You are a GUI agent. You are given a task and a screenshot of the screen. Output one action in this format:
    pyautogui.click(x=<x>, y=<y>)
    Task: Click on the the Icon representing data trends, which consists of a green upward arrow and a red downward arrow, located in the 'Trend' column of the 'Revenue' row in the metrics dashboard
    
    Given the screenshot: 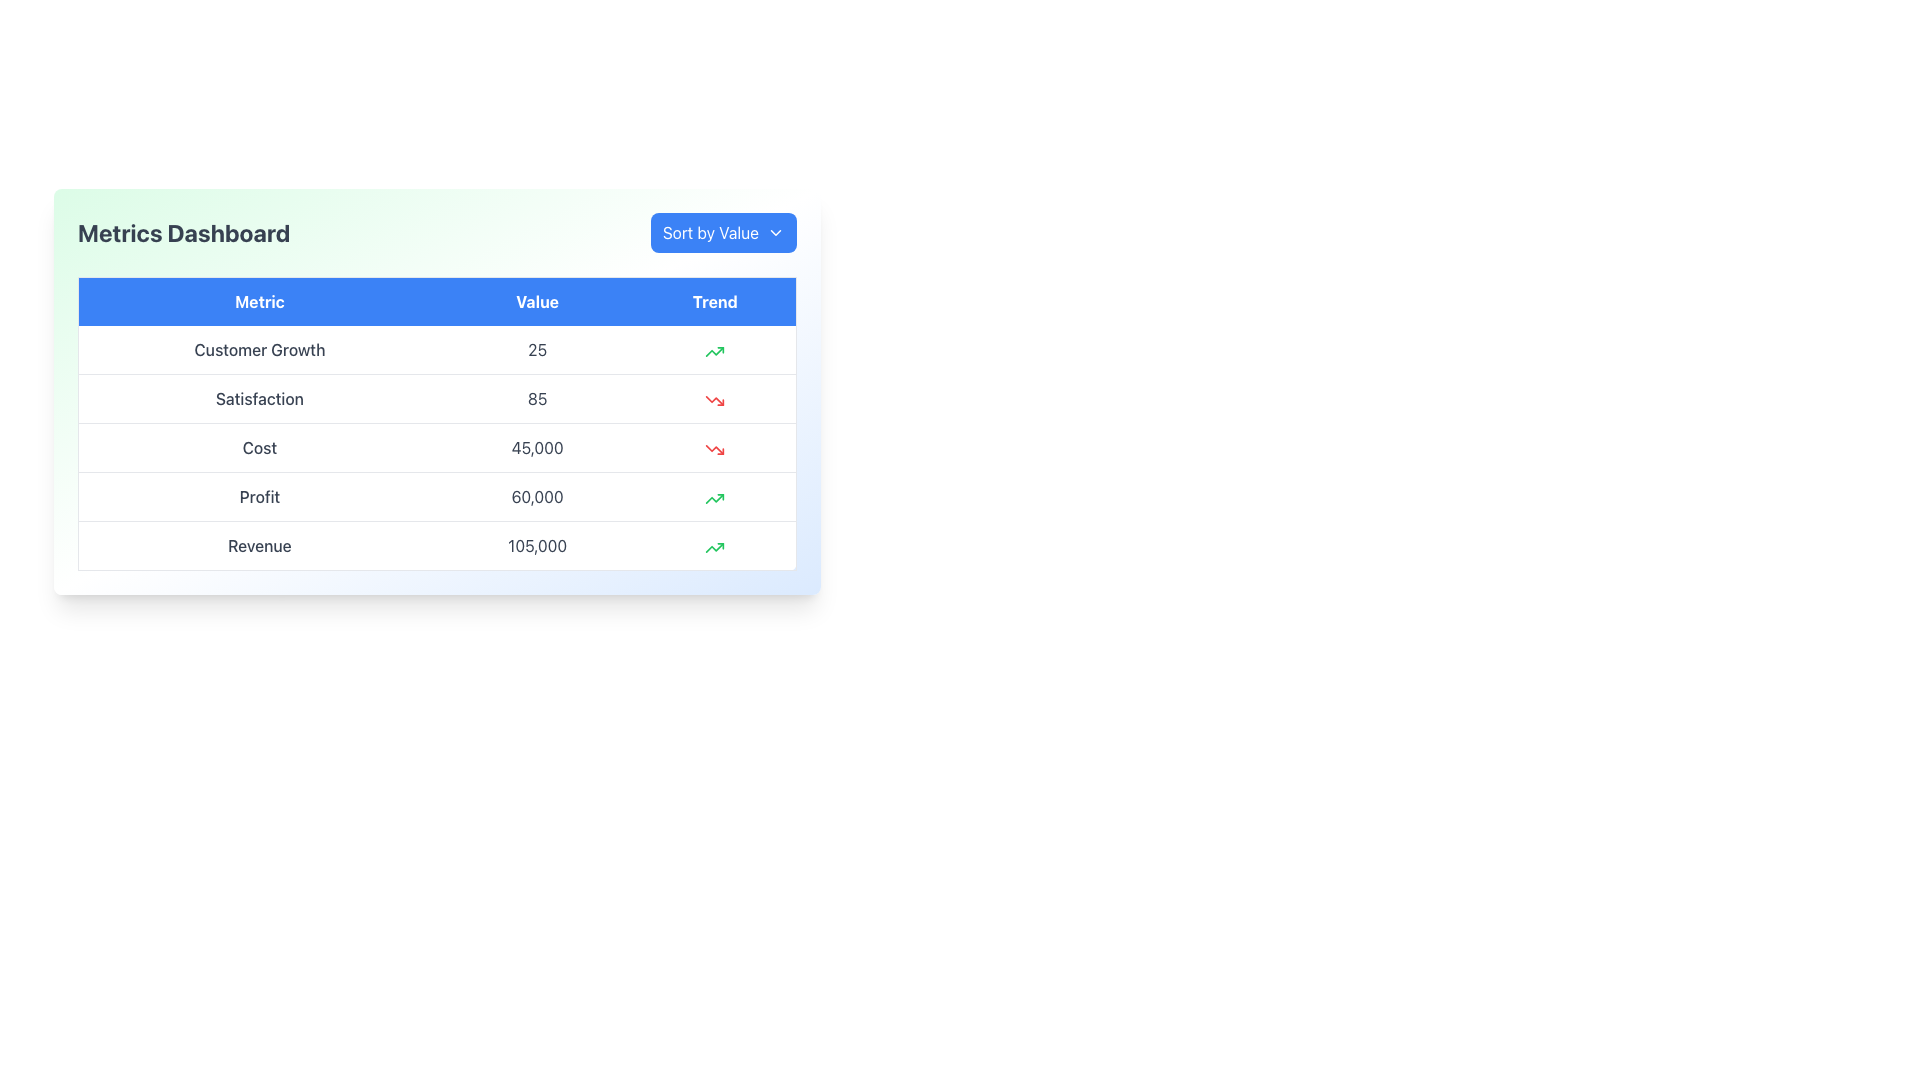 What is the action you would take?
    pyautogui.click(x=715, y=546)
    